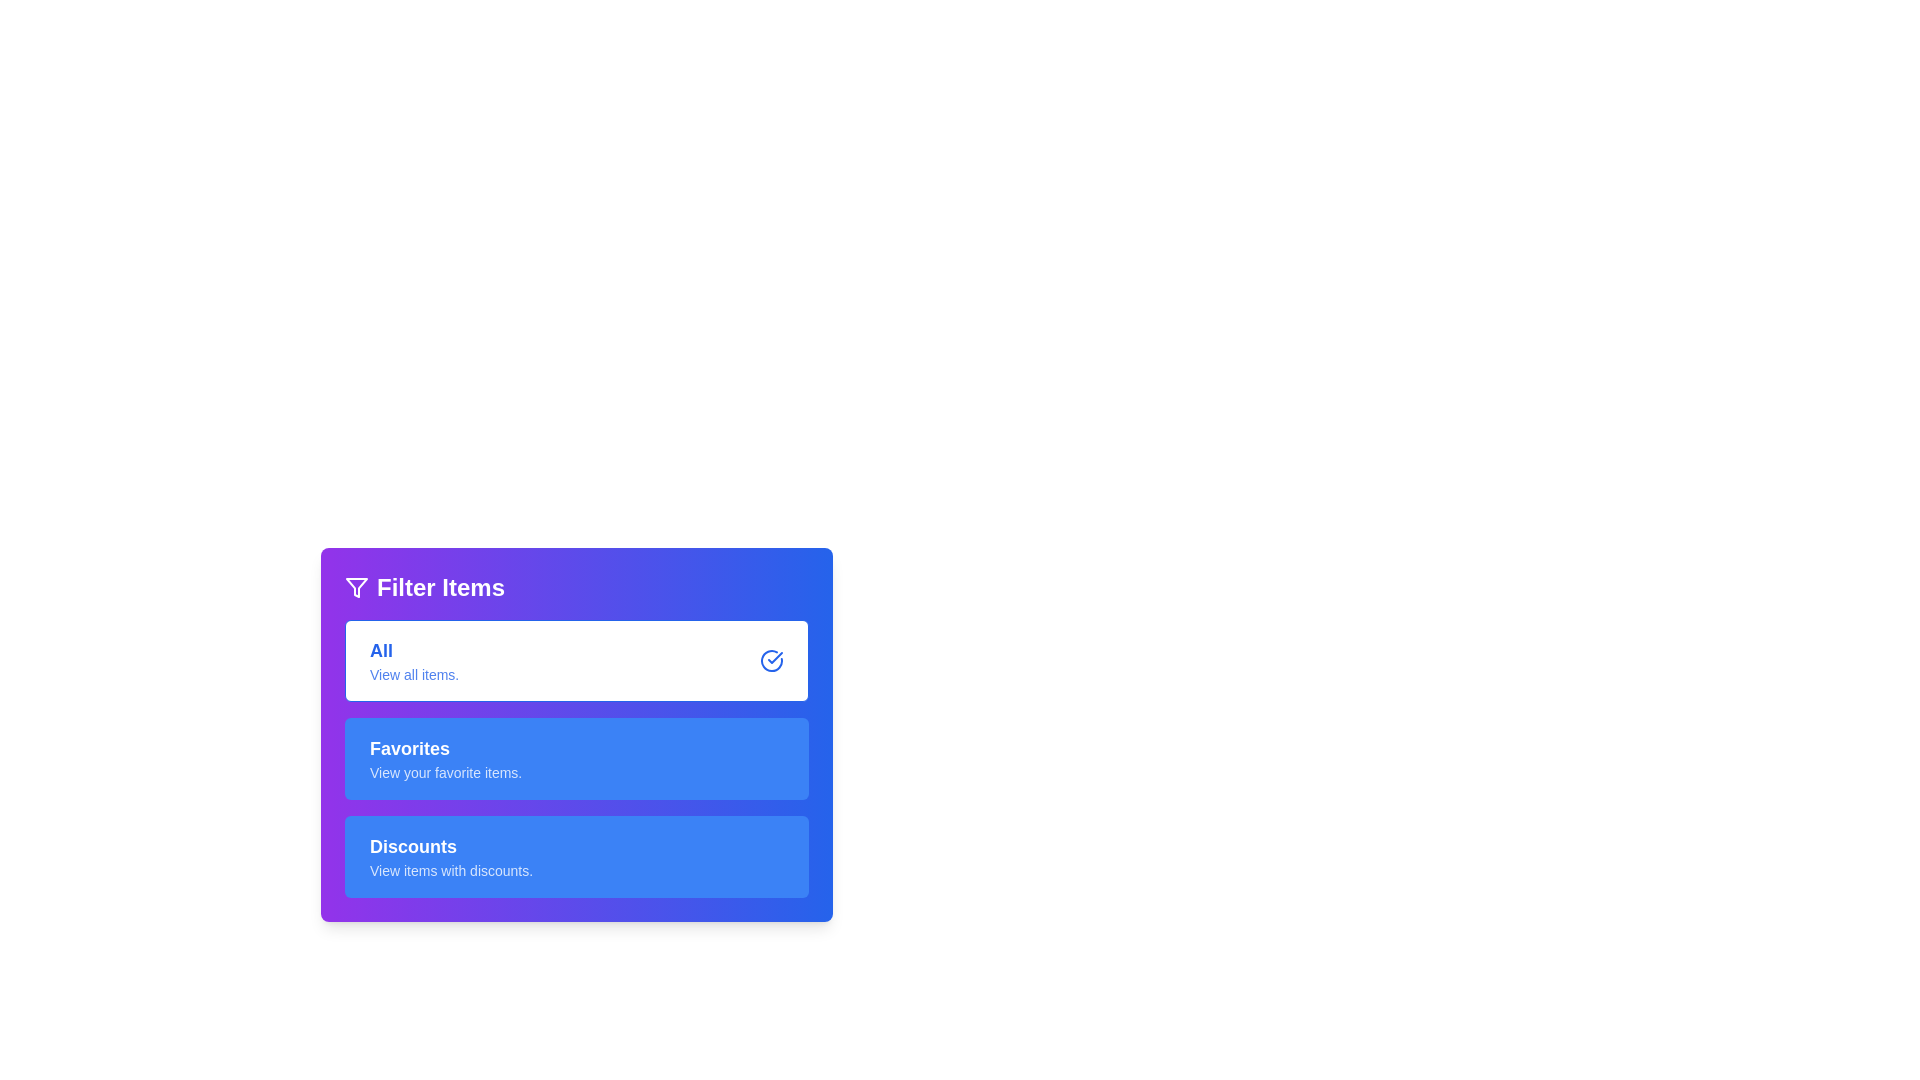  What do you see at coordinates (413, 675) in the screenshot?
I see `the informational text label 'View all items.' located directly underneath the 'All' label in the 'Filter Items' section` at bounding box center [413, 675].